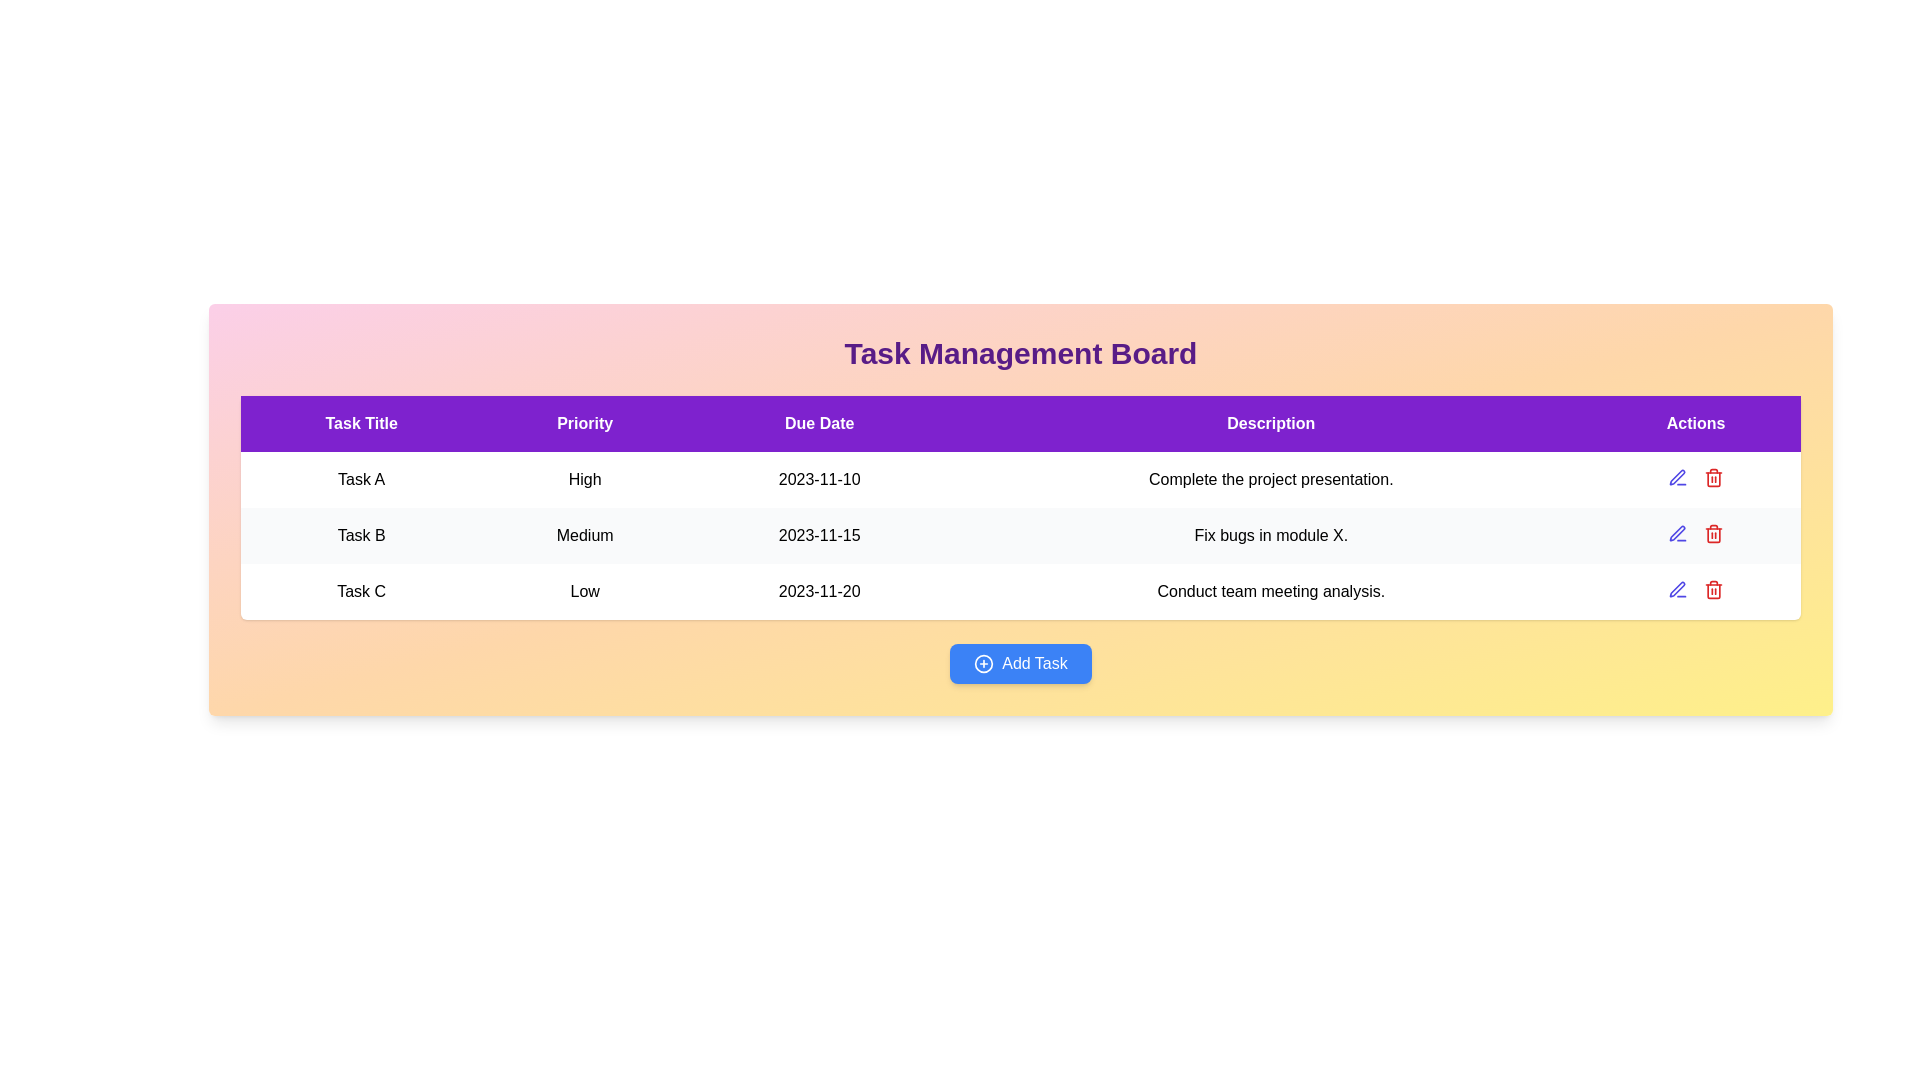 Image resolution: width=1920 pixels, height=1080 pixels. What do you see at coordinates (584, 535) in the screenshot?
I see `the non-interactive text label indicating the priority level of 'Task B' in the table located in the second row under the 'Priority' column` at bounding box center [584, 535].